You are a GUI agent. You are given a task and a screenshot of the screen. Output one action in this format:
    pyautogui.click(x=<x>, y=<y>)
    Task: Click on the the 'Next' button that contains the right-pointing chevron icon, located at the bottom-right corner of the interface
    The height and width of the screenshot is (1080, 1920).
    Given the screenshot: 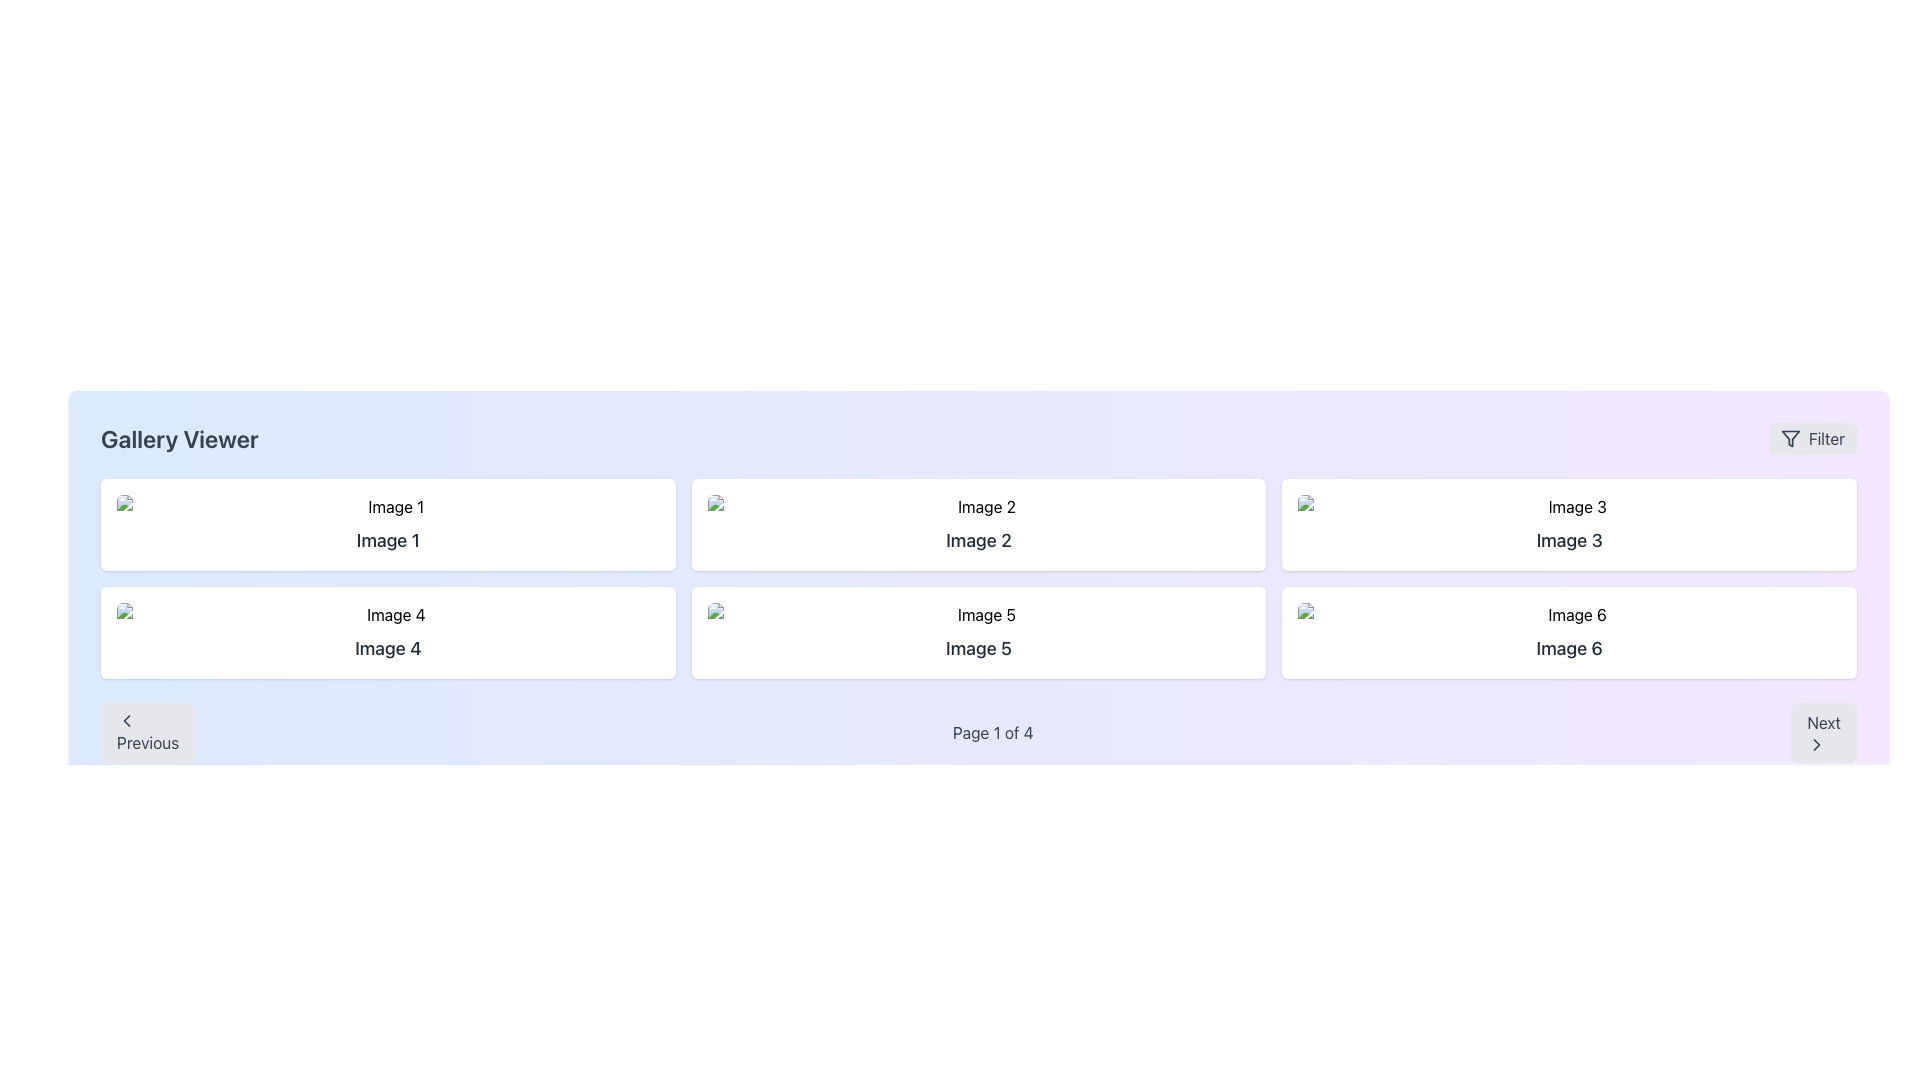 What is the action you would take?
    pyautogui.click(x=1817, y=744)
    